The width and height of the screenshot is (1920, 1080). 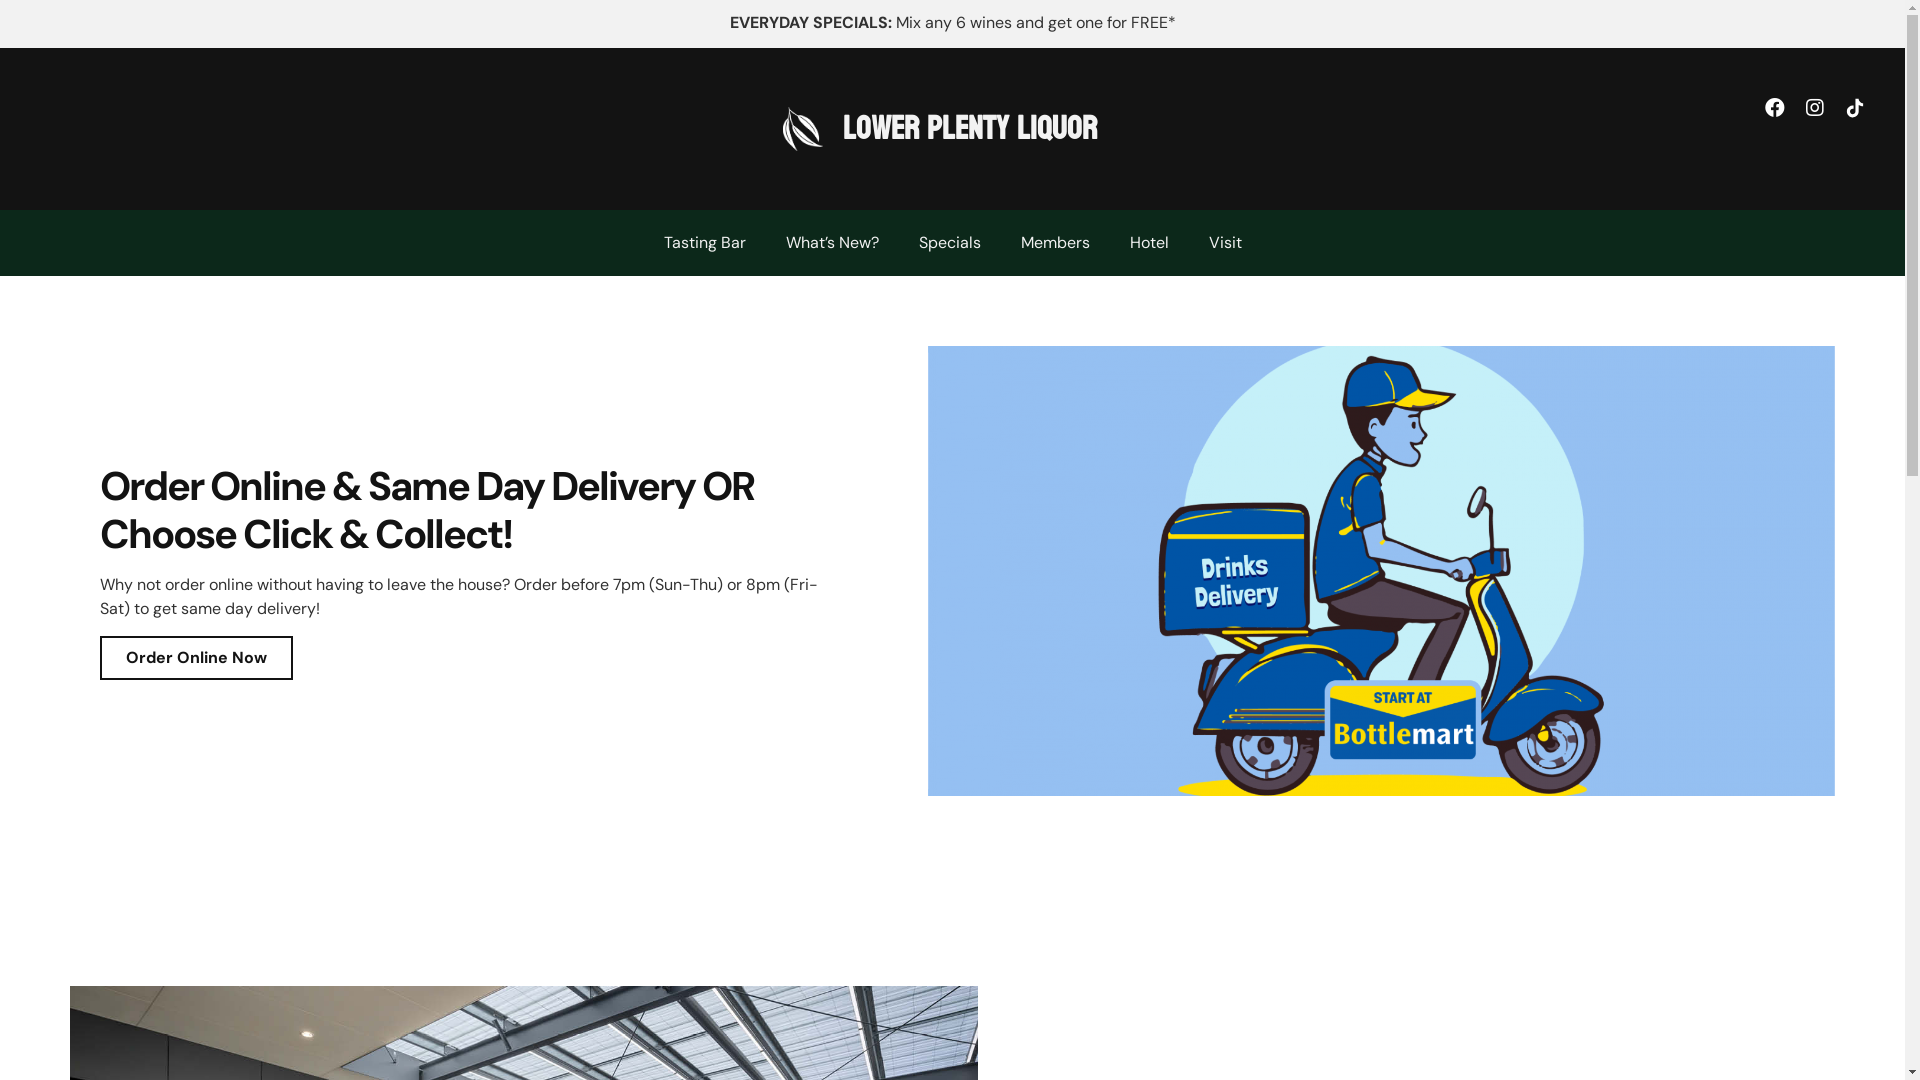 I want to click on 'Tasting Bar', so click(x=705, y=242).